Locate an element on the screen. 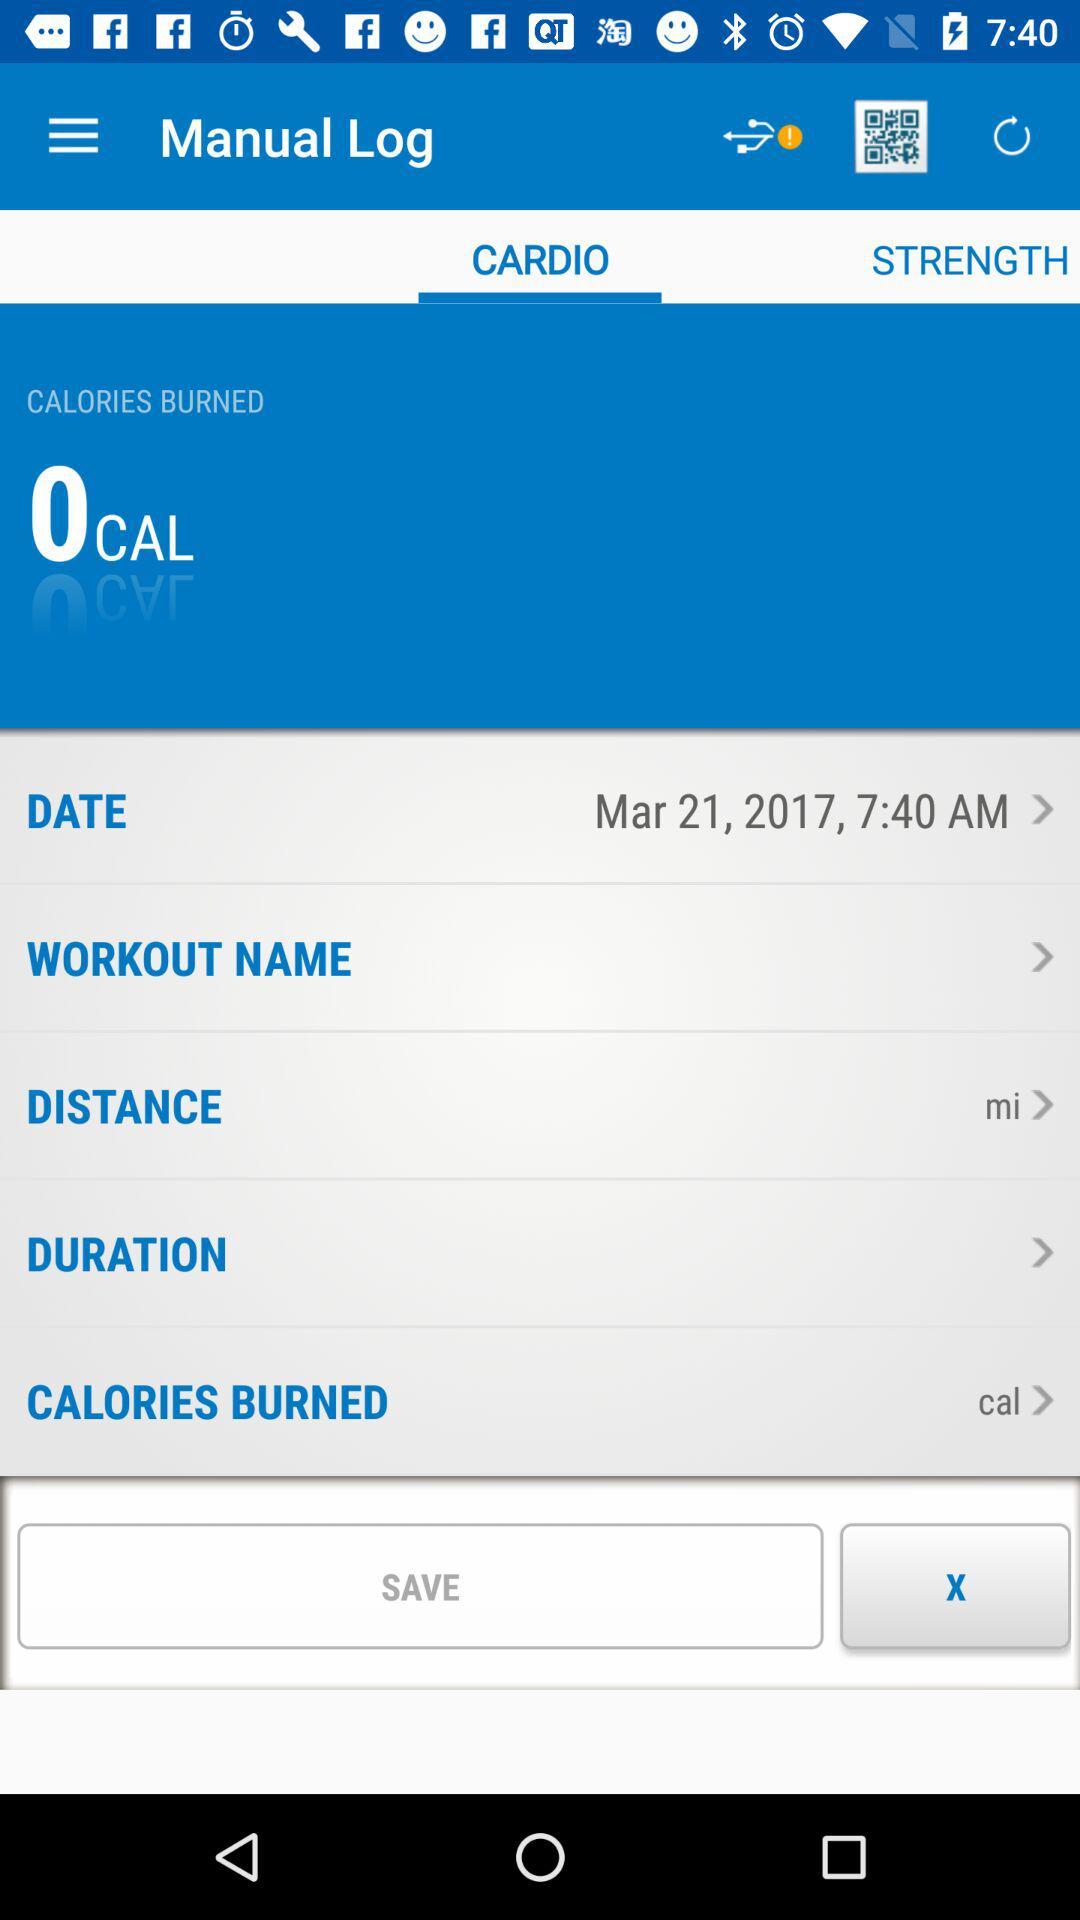  see the duration is located at coordinates (1036, 1251).